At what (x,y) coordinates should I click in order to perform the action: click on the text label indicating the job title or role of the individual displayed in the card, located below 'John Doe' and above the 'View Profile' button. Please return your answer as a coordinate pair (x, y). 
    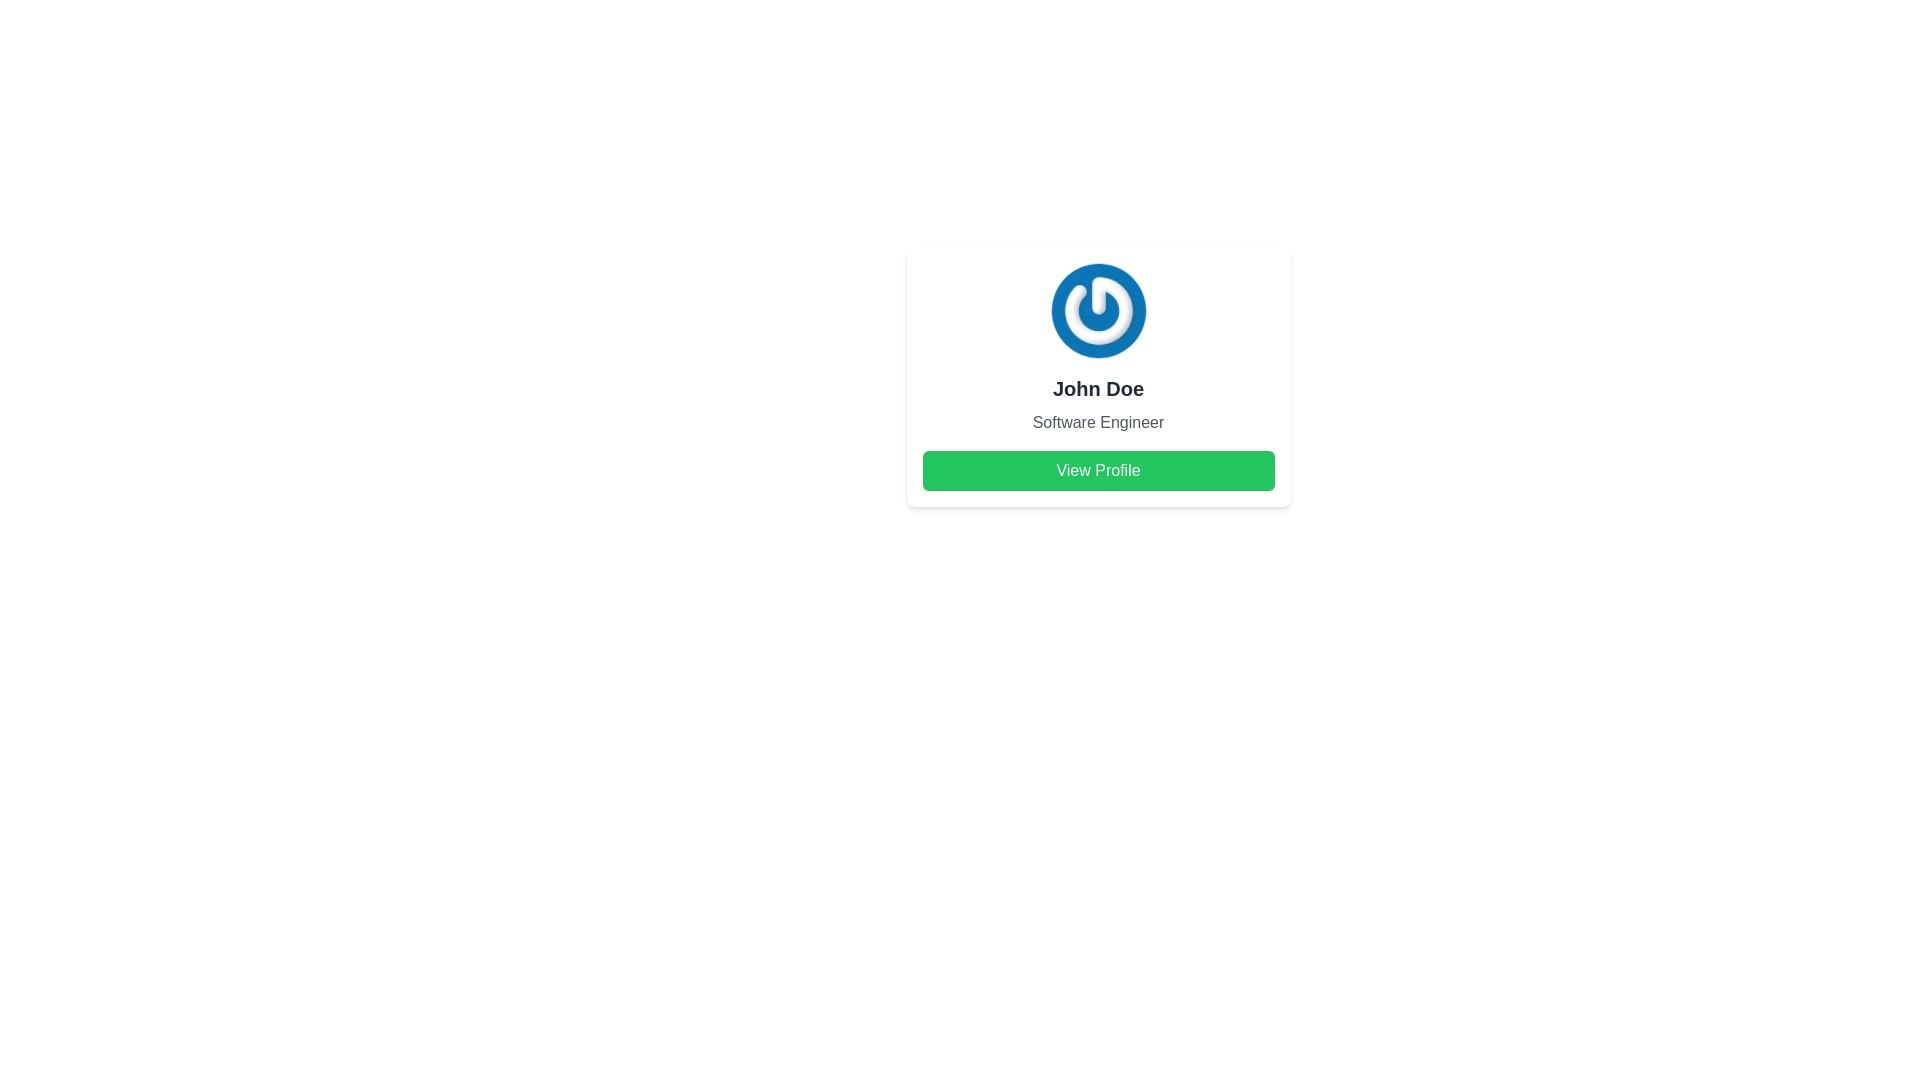
    Looking at the image, I should click on (1097, 422).